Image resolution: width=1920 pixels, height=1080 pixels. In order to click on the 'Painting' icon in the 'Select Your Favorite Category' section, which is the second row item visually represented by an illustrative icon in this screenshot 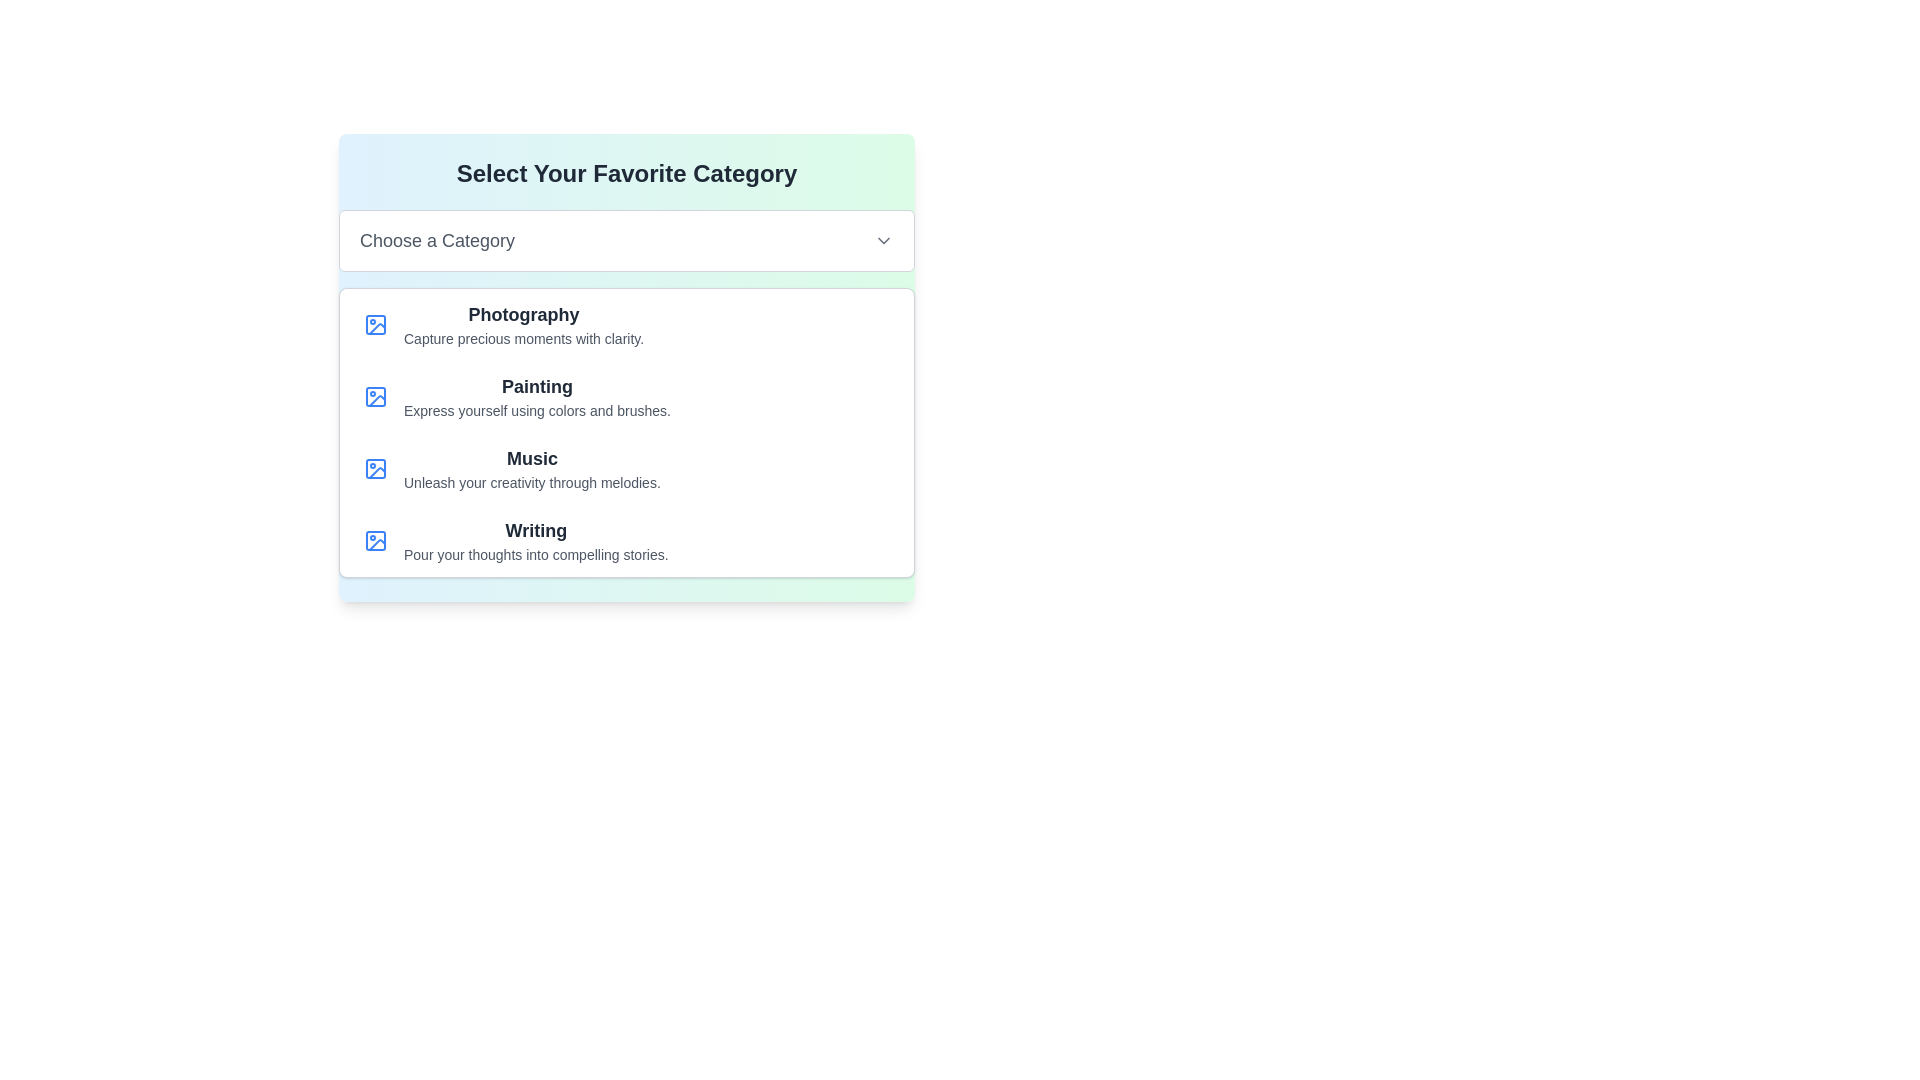, I will do `click(375, 397)`.